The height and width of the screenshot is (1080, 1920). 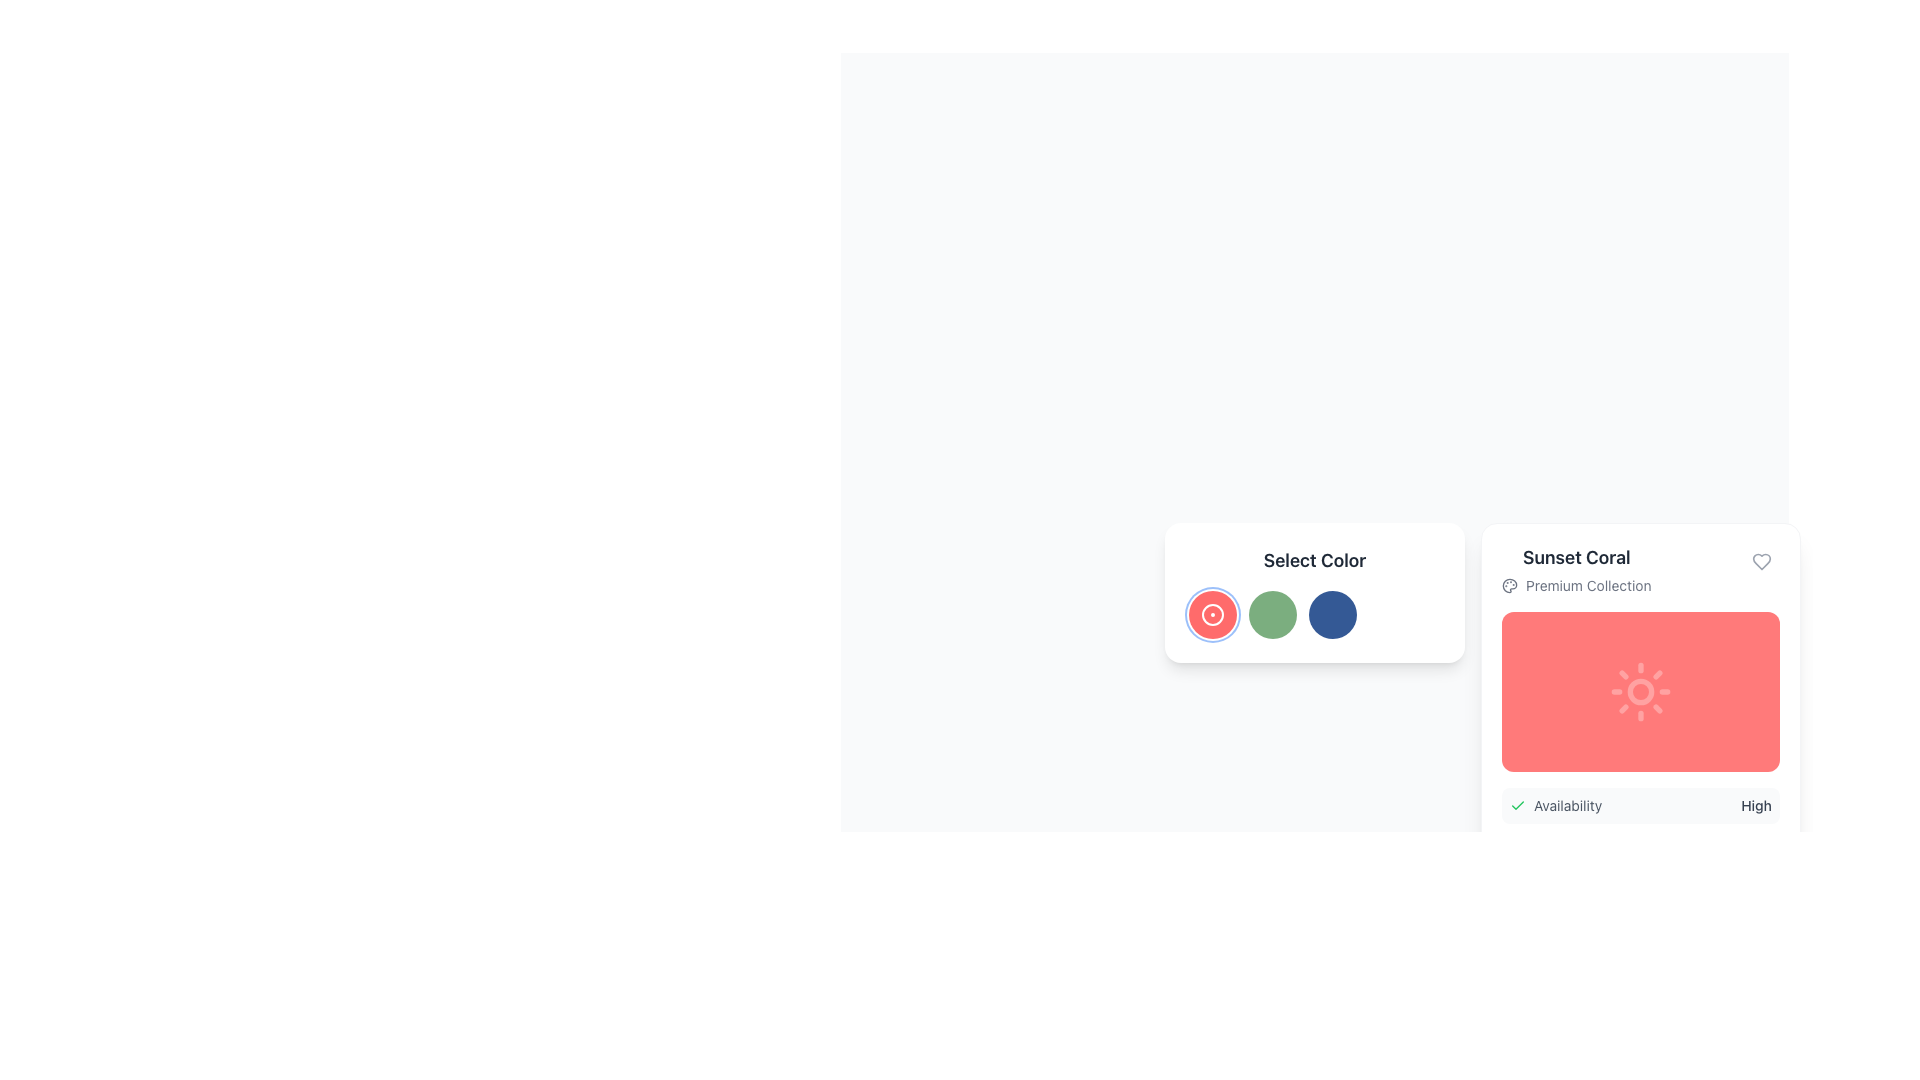 I want to click on the heart icon located at the top-right corner of the 'Sunset Coral' card, so click(x=1761, y=562).